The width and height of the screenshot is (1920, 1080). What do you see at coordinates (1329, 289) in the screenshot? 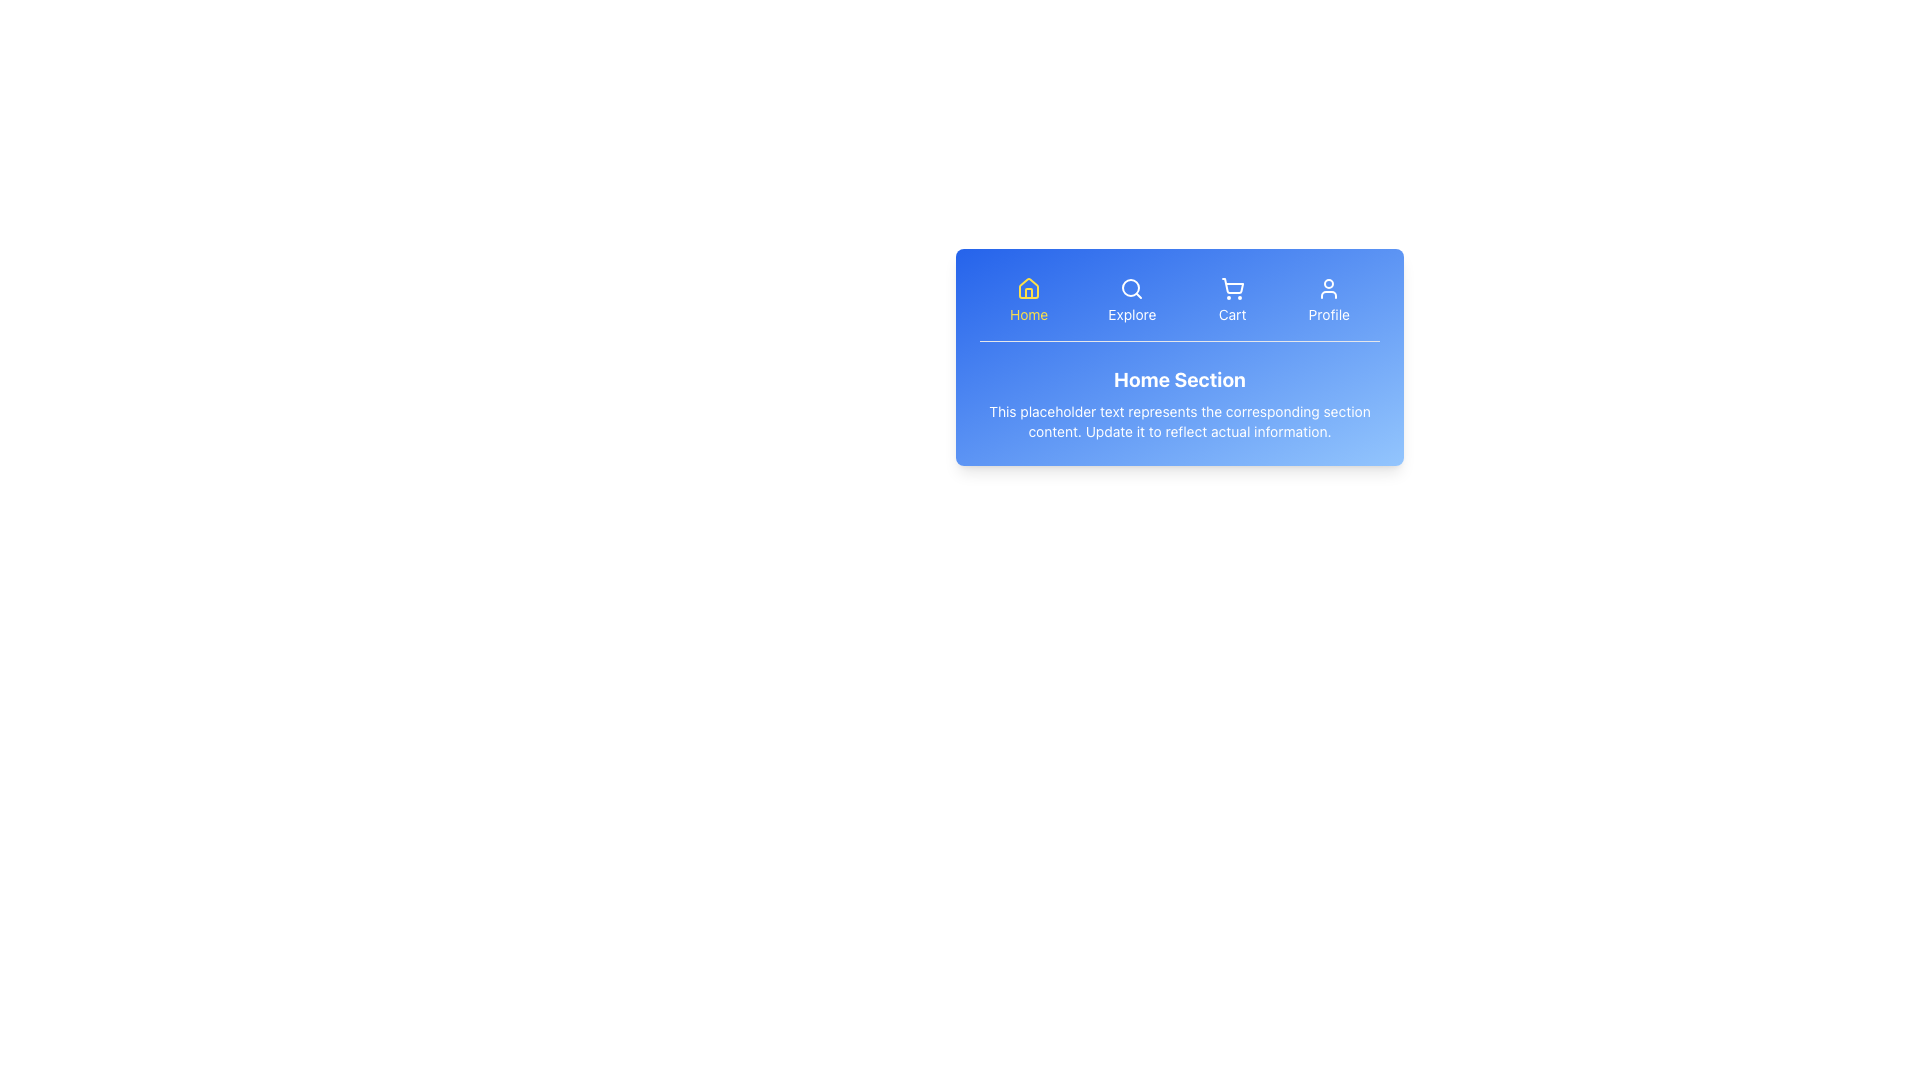
I see `the 'Profile' icon located in the top-right corner of the navigation bar` at bounding box center [1329, 289].